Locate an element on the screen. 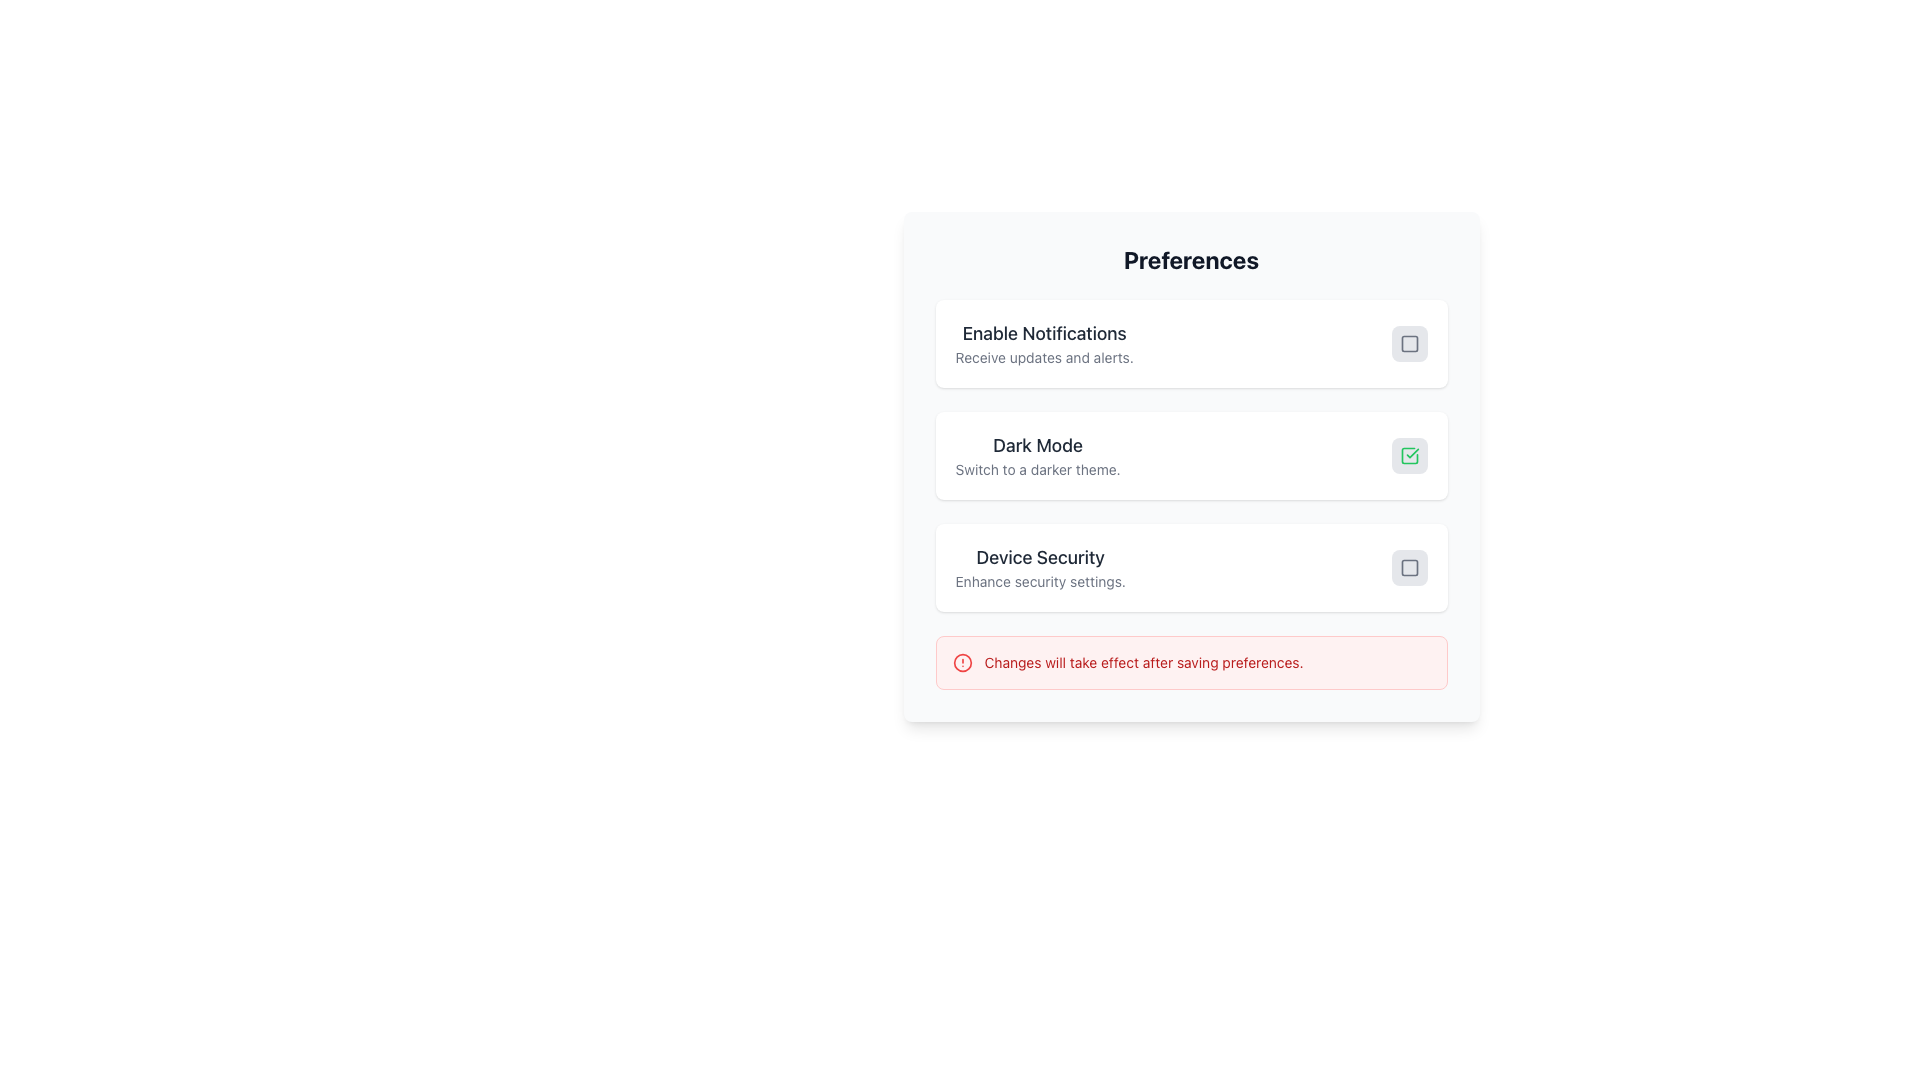 Image resolution: width=1920 pixels, height=1080 pixels. the 'Dark Mode' static text label, which is bold and dark gray, serving as a section title between 'Enable Notifications' and 'Device Security' is located at coordinates (1038, 445).